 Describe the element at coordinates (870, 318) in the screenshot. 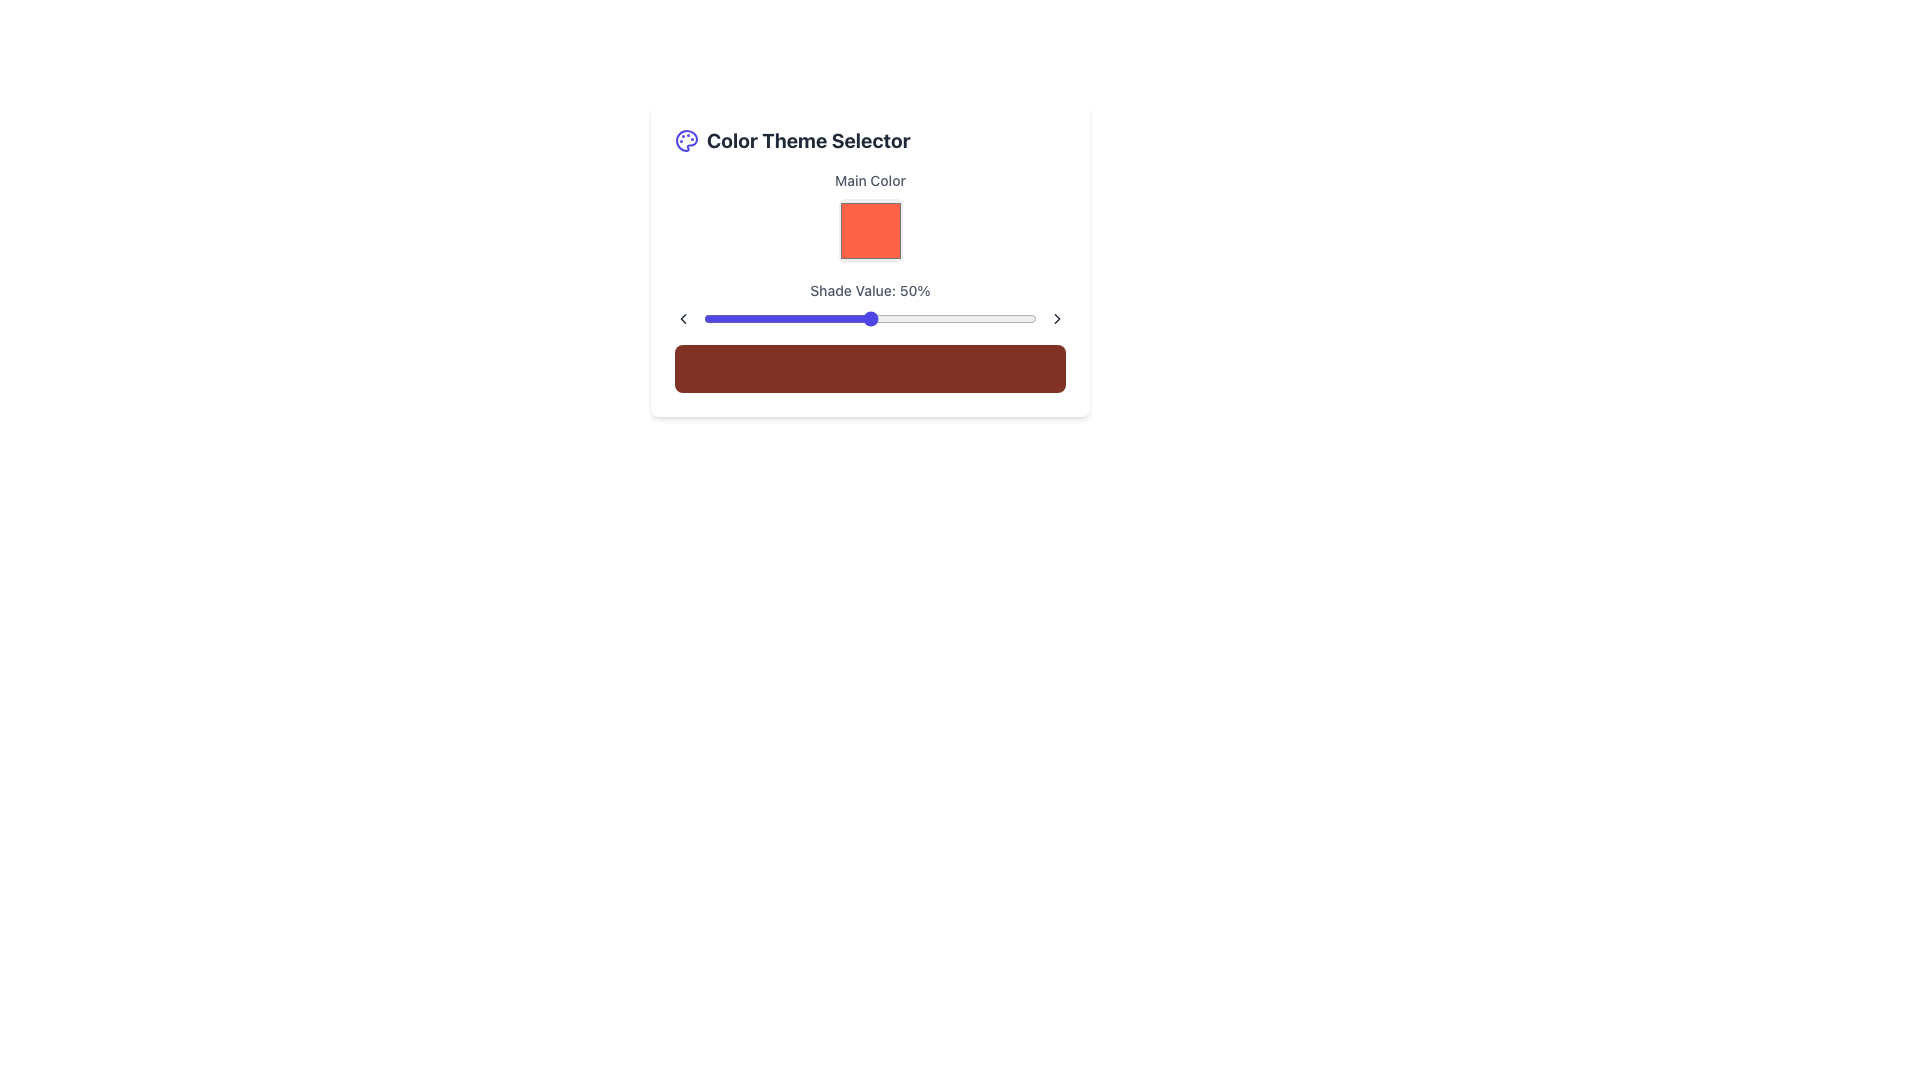

I see `and drag the handle of the horizontal range slider located below the label 'Shade Value: 50%' to adjust the value` at that location.